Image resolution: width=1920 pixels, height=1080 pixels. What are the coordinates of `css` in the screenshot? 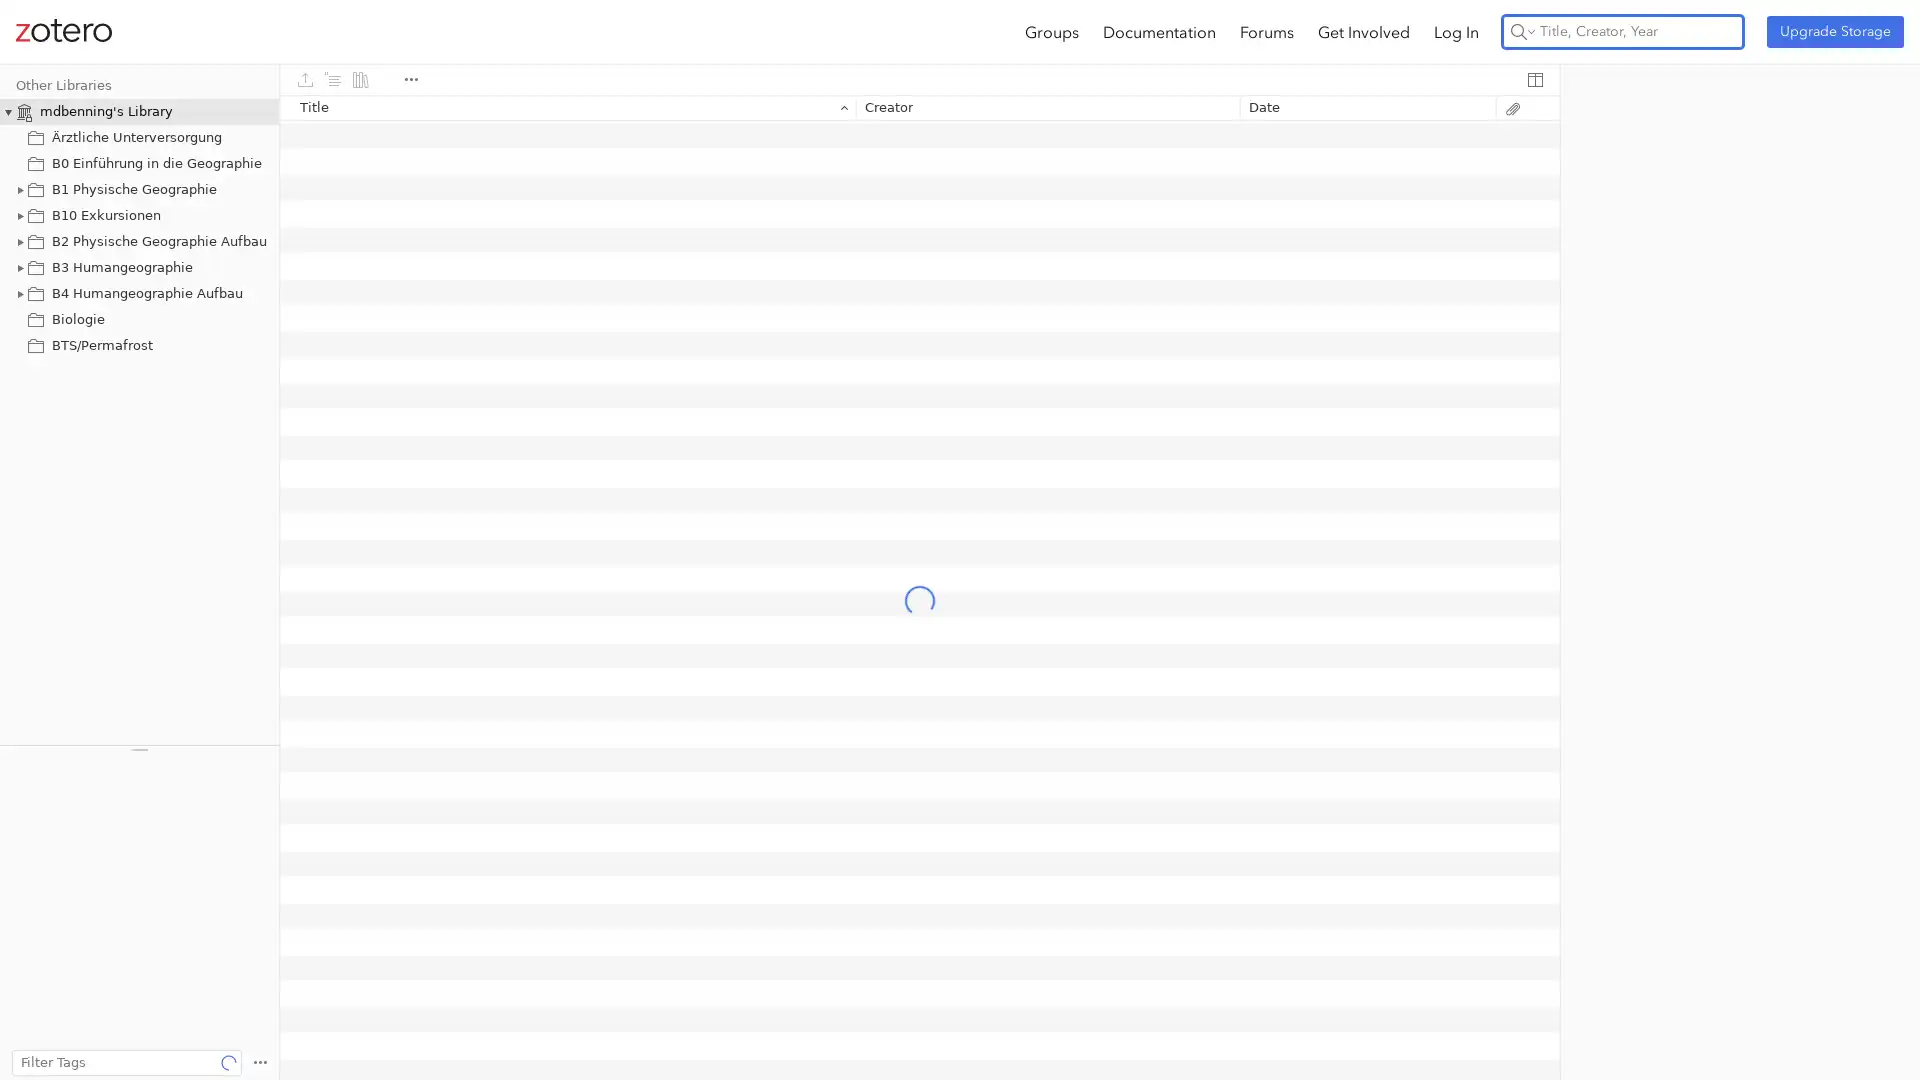 It's located at (25, 898).